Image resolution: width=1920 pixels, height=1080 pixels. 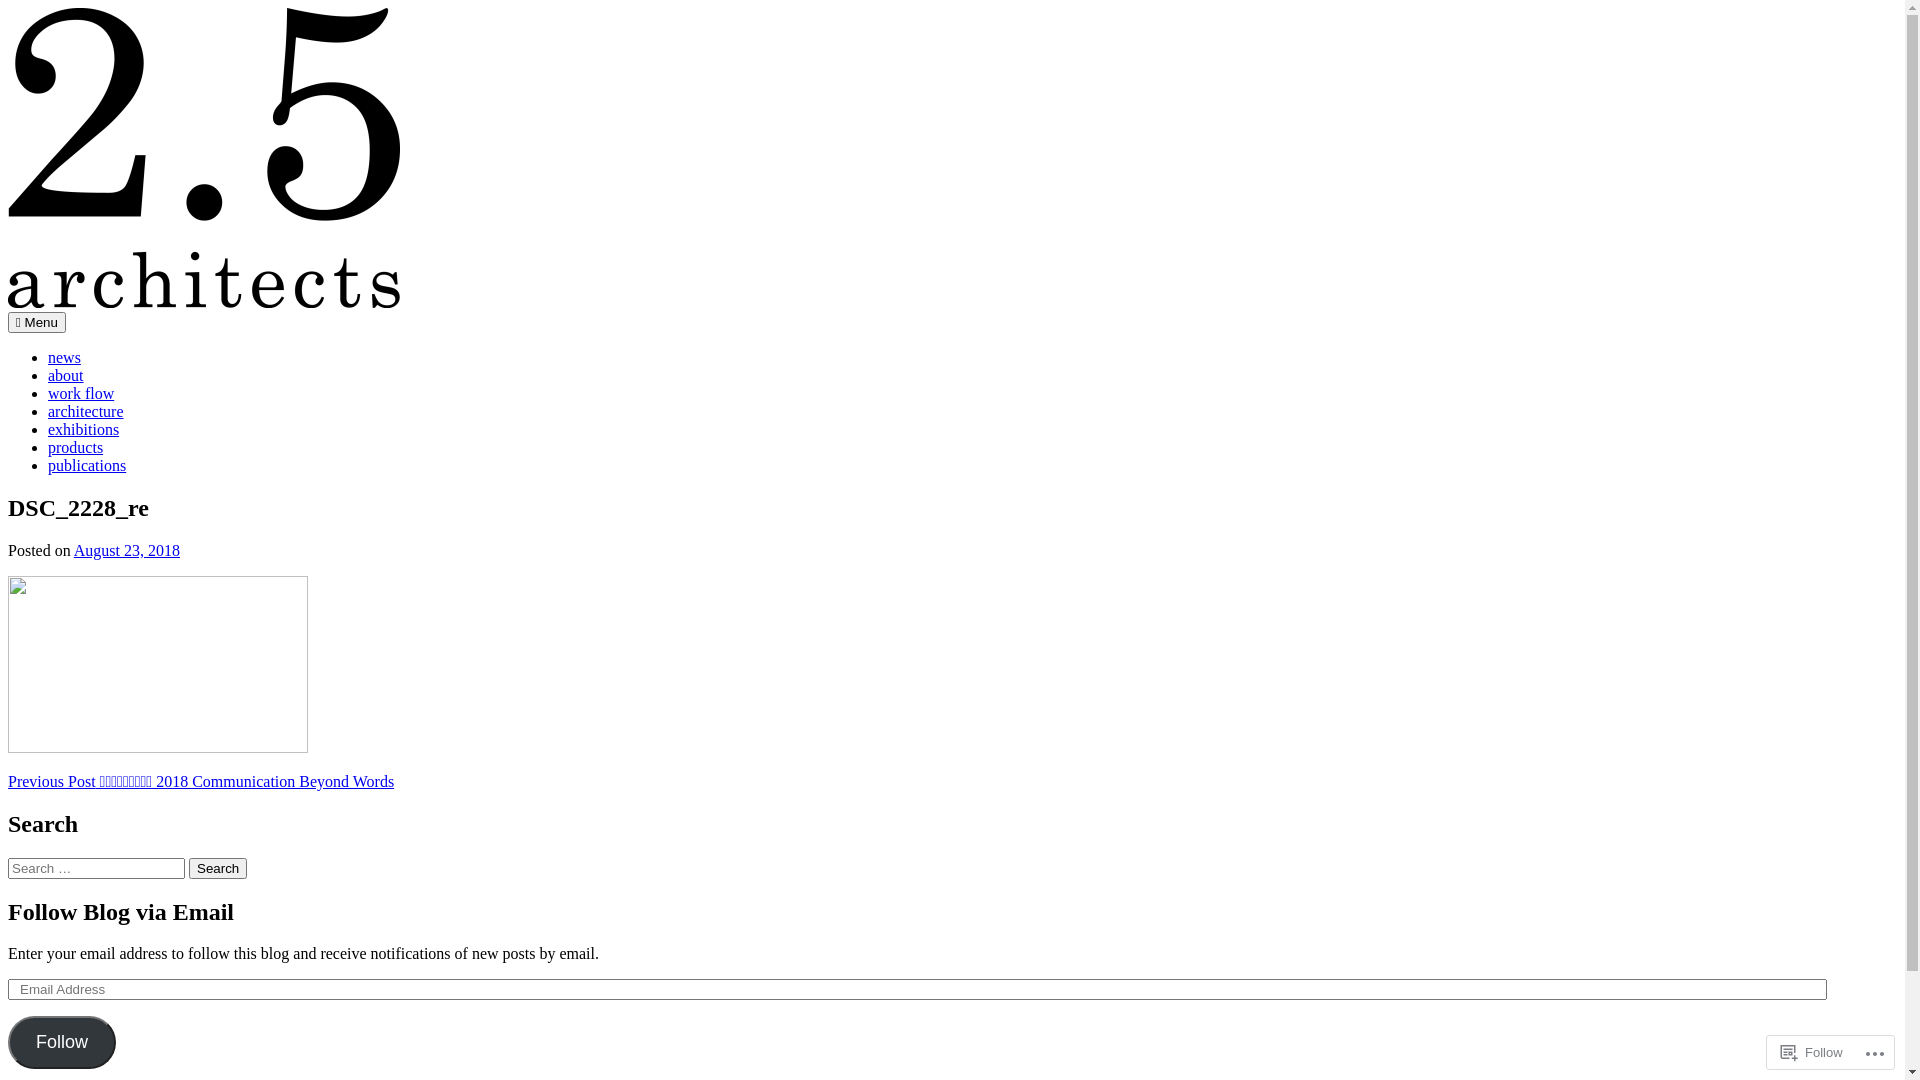 I want to click on 'work flow', so click(x=48, y=393).